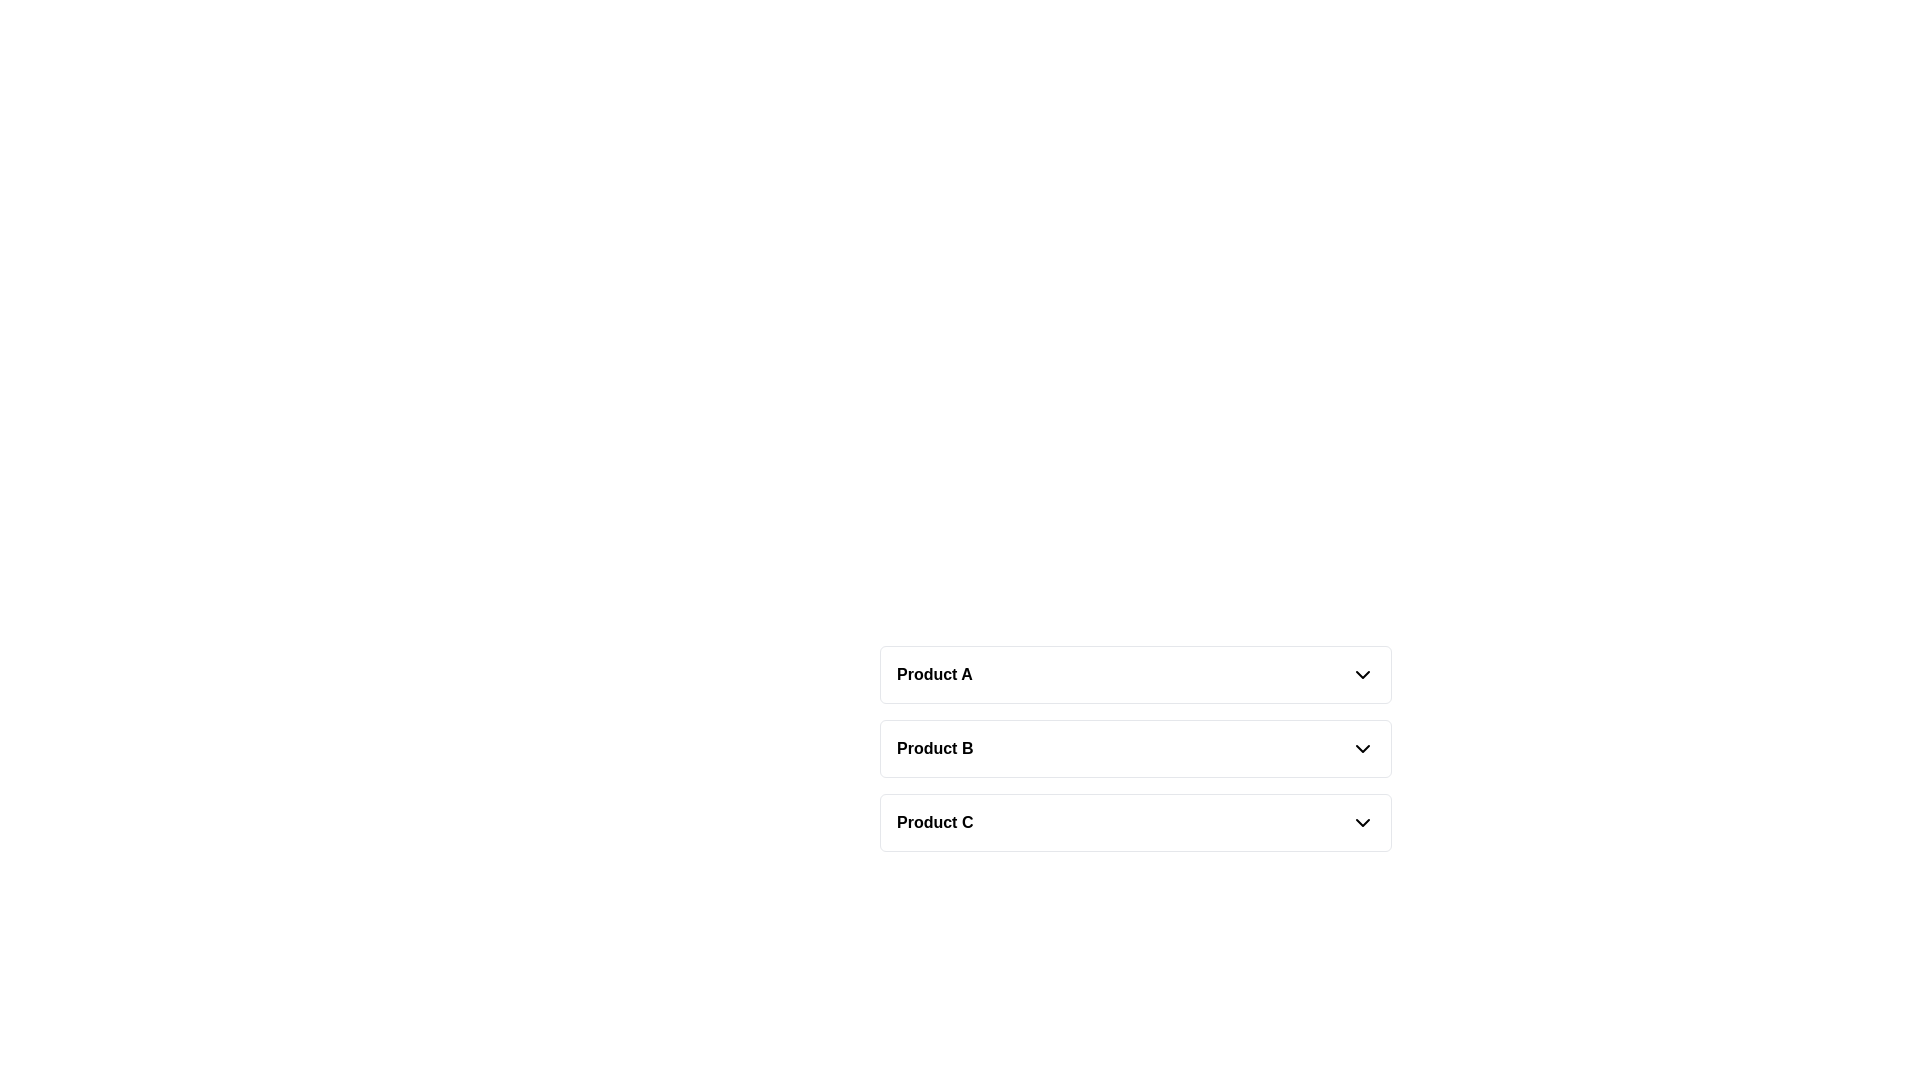 The image size is (1920, 1080). What do you see at coordinates (1136, 748) in the screenshot?
I see `the 'Product B' dropdown menu item, which is the second item in the list` at bounding box center [1136, 748].